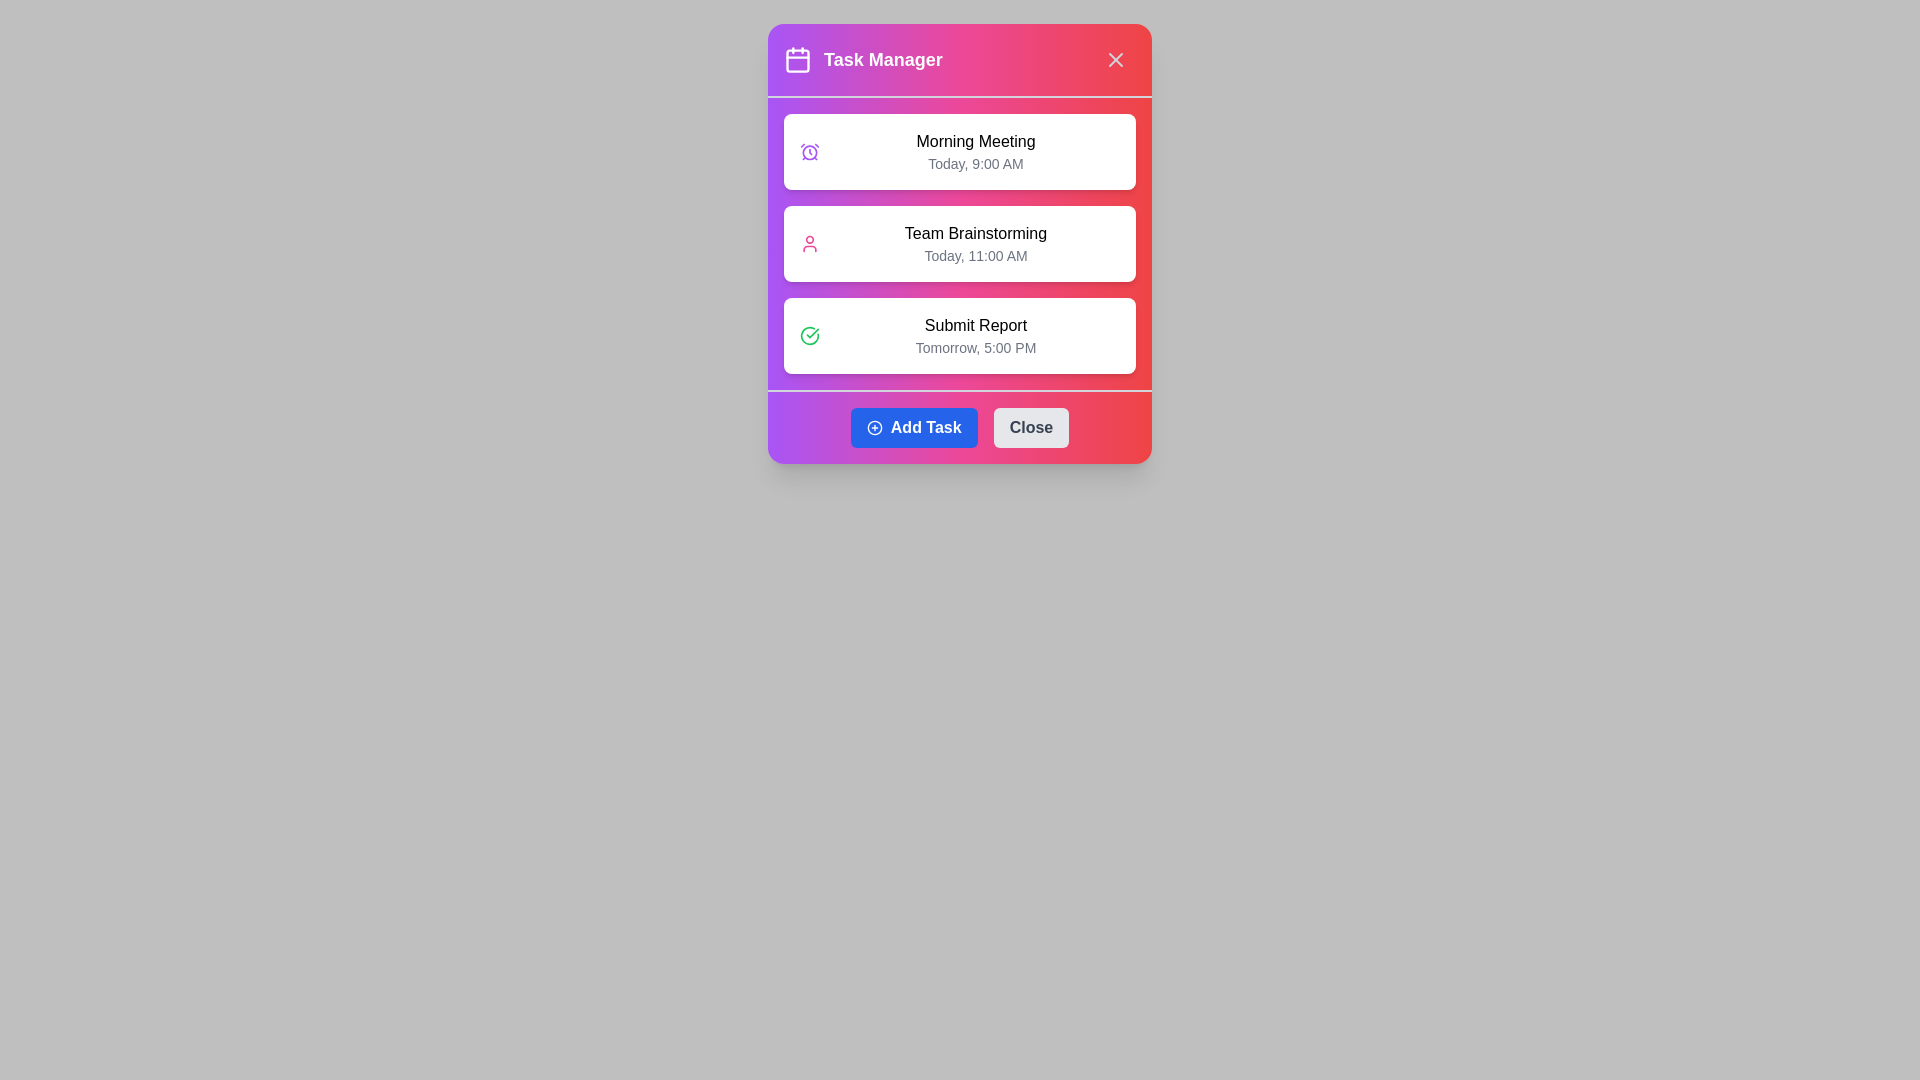 This screenshot has height=1080, width=1920. Describe the element at coordinates (1115, 59) in the screenshot. I see `the diagonal line icon forming an 'X' shape in the top-right corner of the task manager interface` at that location.